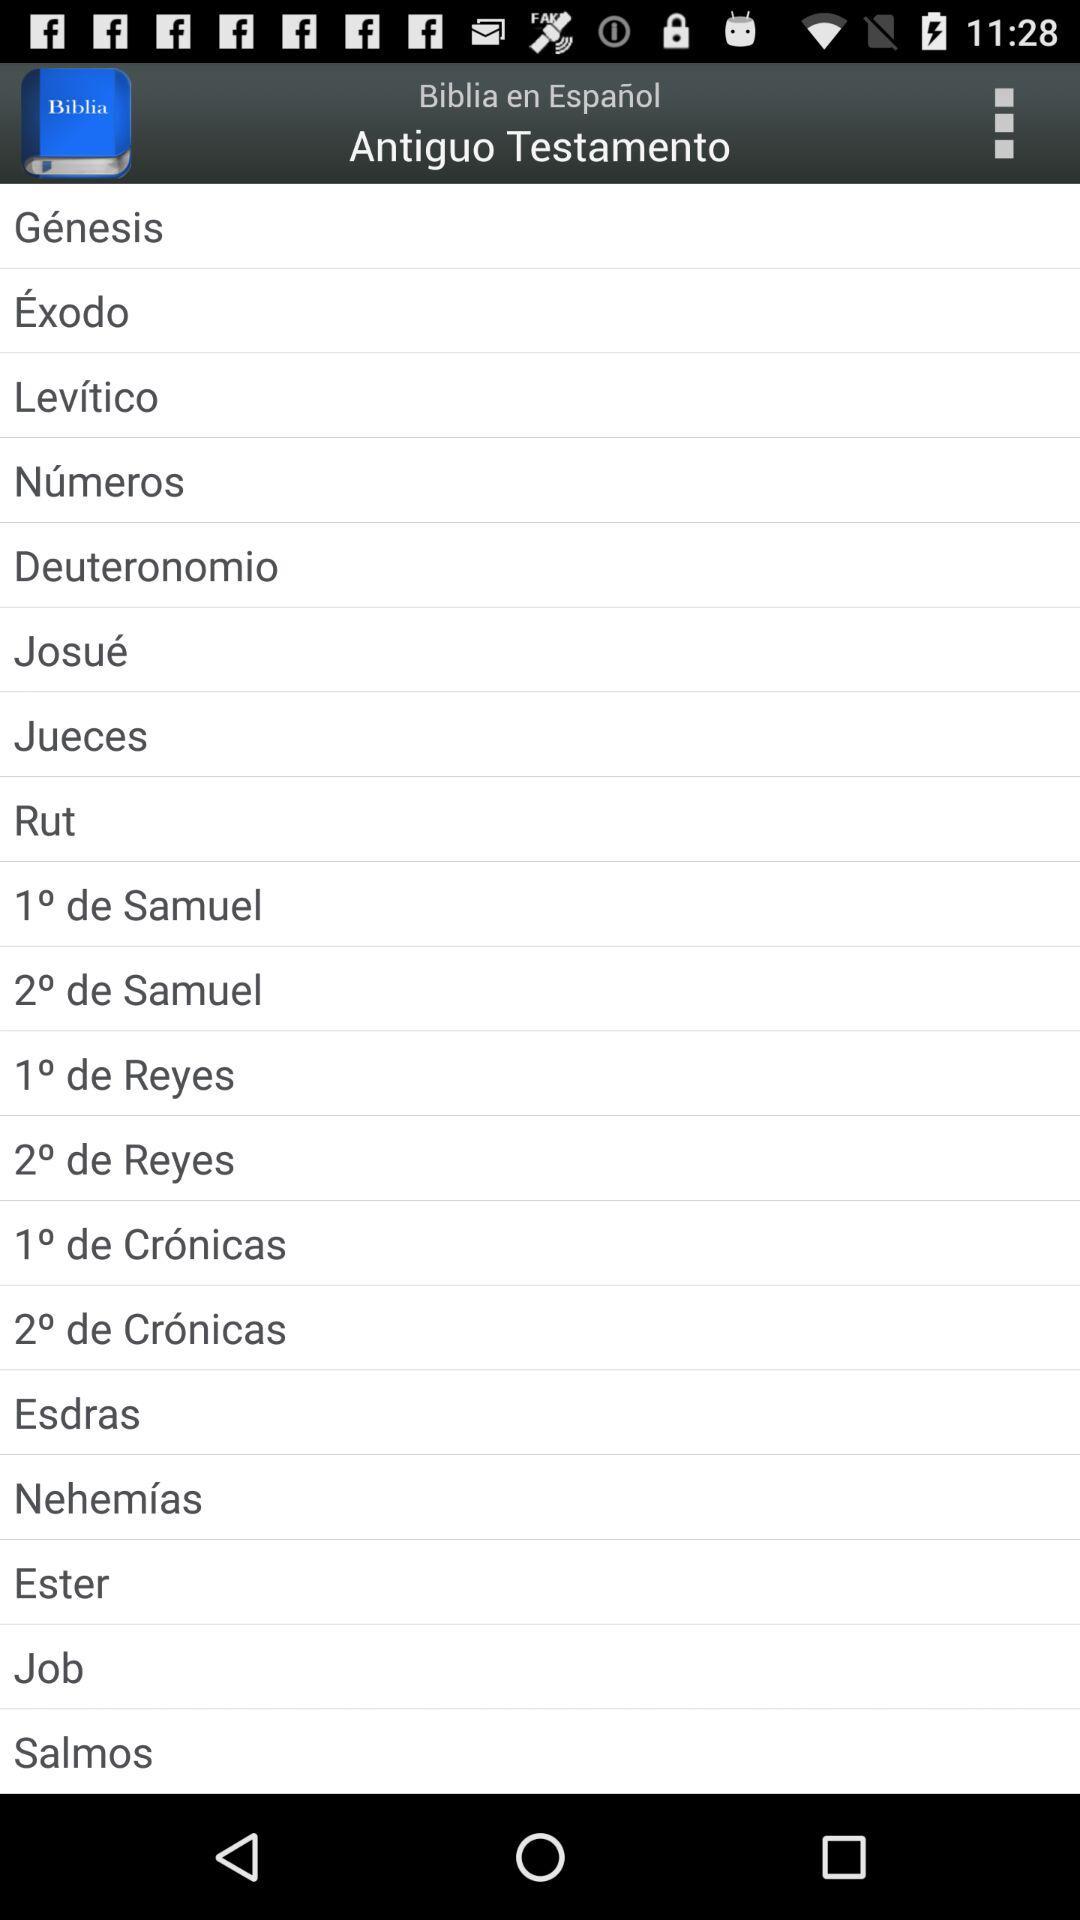 Image resolution: width=1080 pixels, height=1920 pixels. I want to click on rut item, so click(540, 819).